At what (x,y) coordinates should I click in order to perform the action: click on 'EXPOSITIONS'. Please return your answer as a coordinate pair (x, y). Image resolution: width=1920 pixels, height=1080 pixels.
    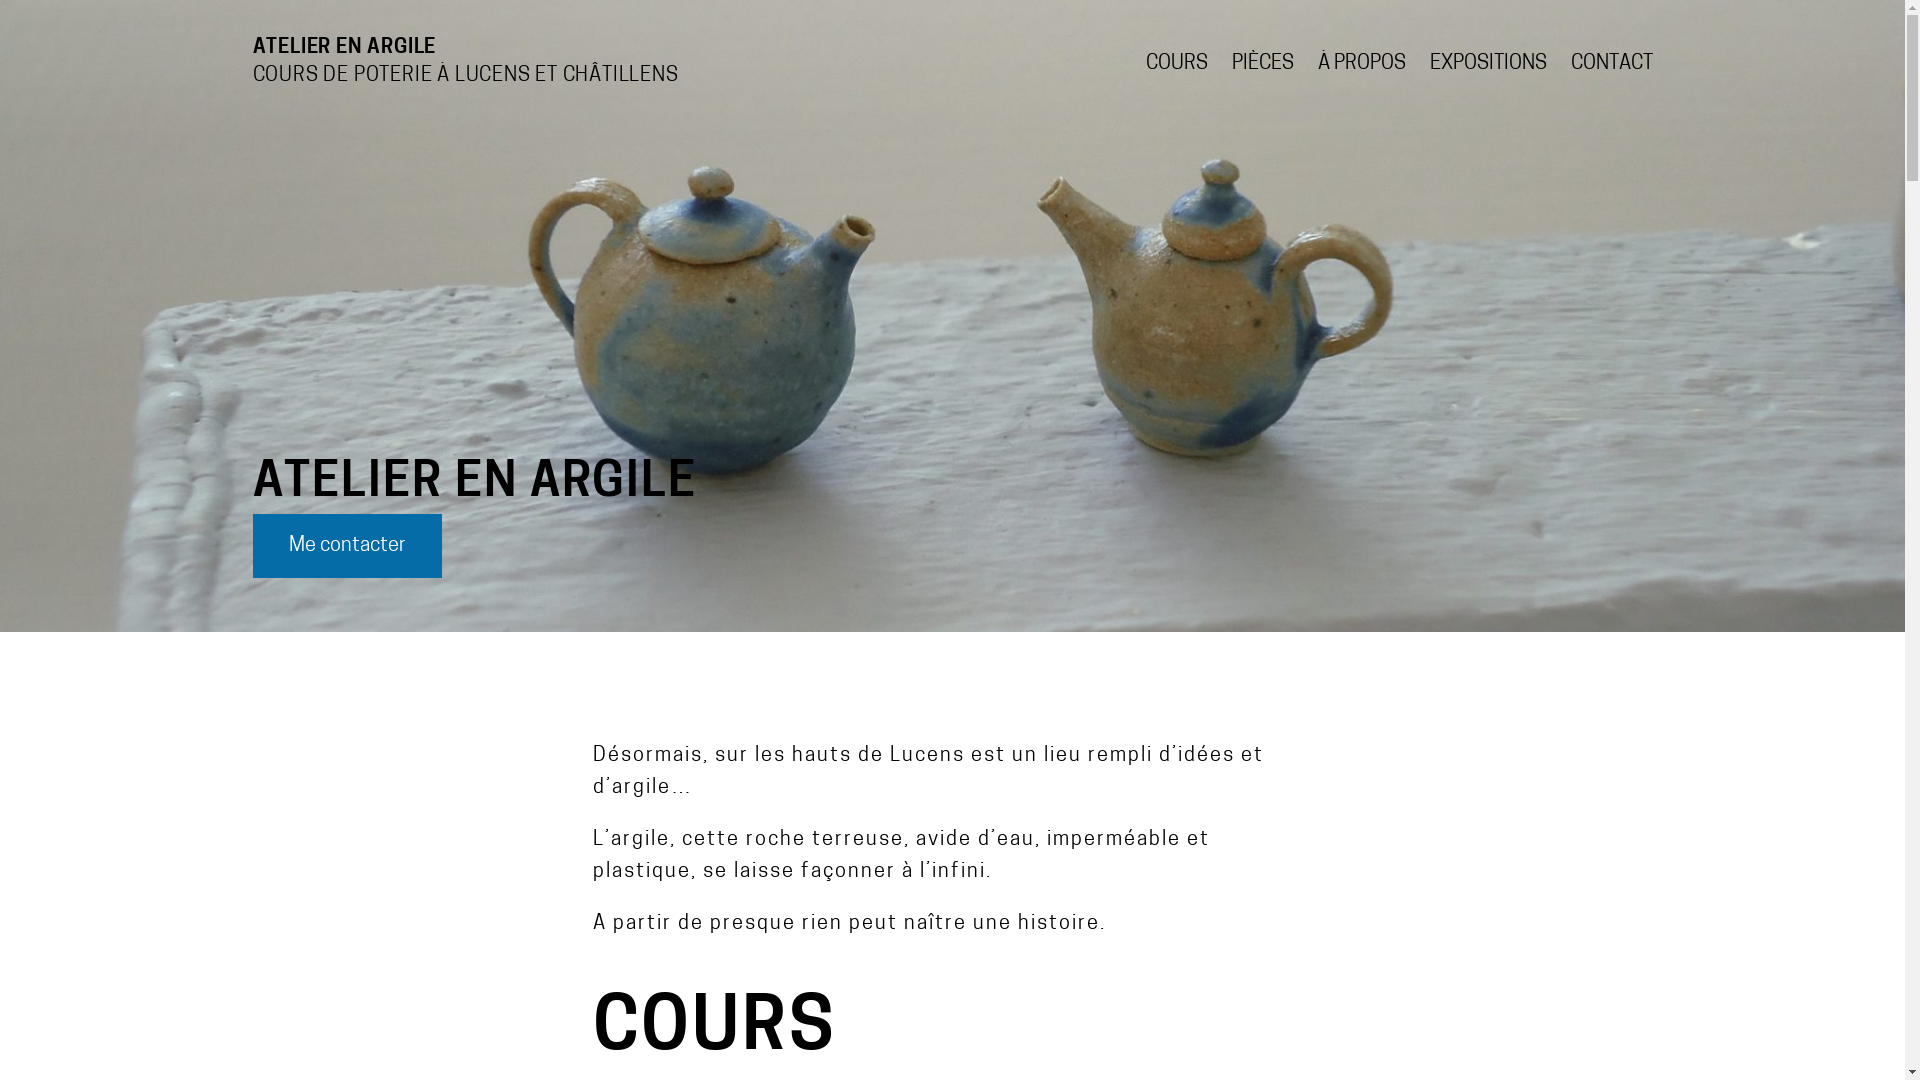
    Looking at the image, I should click on (1488, 63).